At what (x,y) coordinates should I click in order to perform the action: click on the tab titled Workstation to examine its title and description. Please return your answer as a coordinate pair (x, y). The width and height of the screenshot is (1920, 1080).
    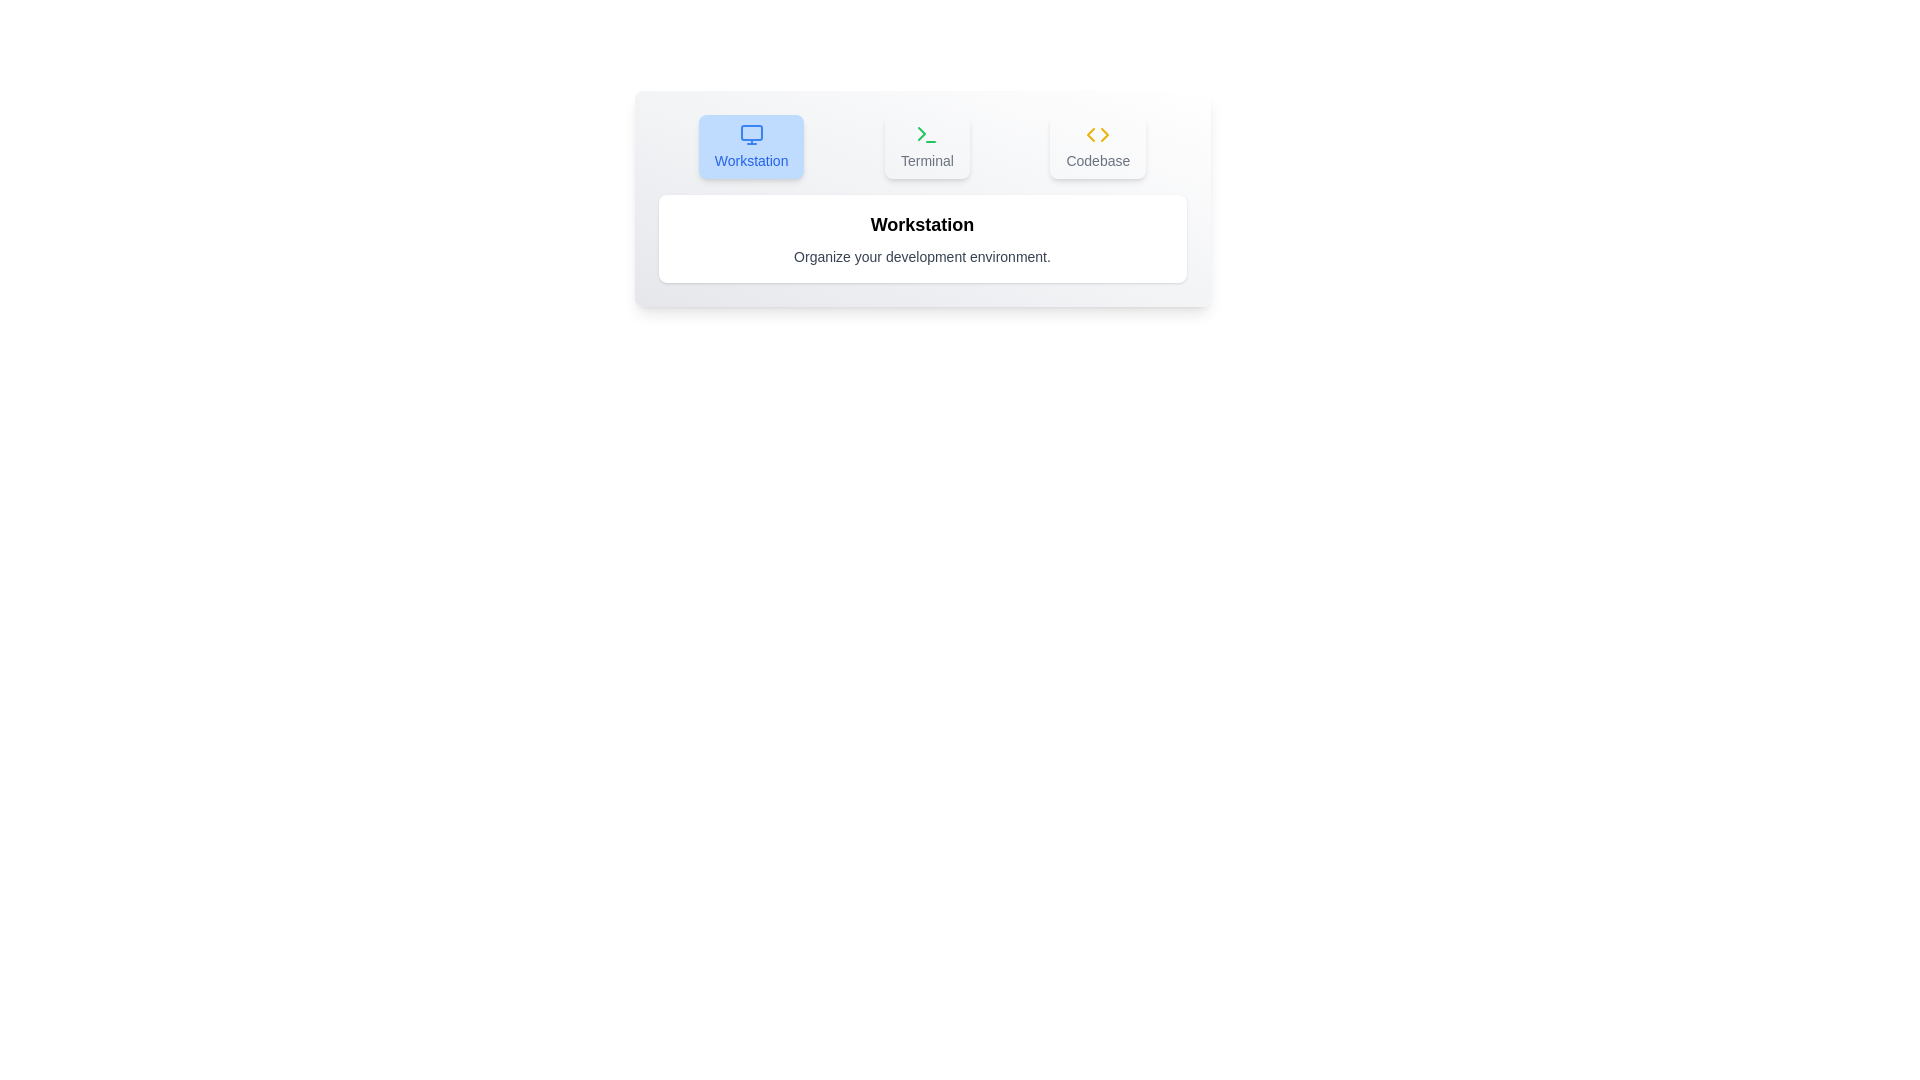
    Looking at the image, I should click on (749, 145).